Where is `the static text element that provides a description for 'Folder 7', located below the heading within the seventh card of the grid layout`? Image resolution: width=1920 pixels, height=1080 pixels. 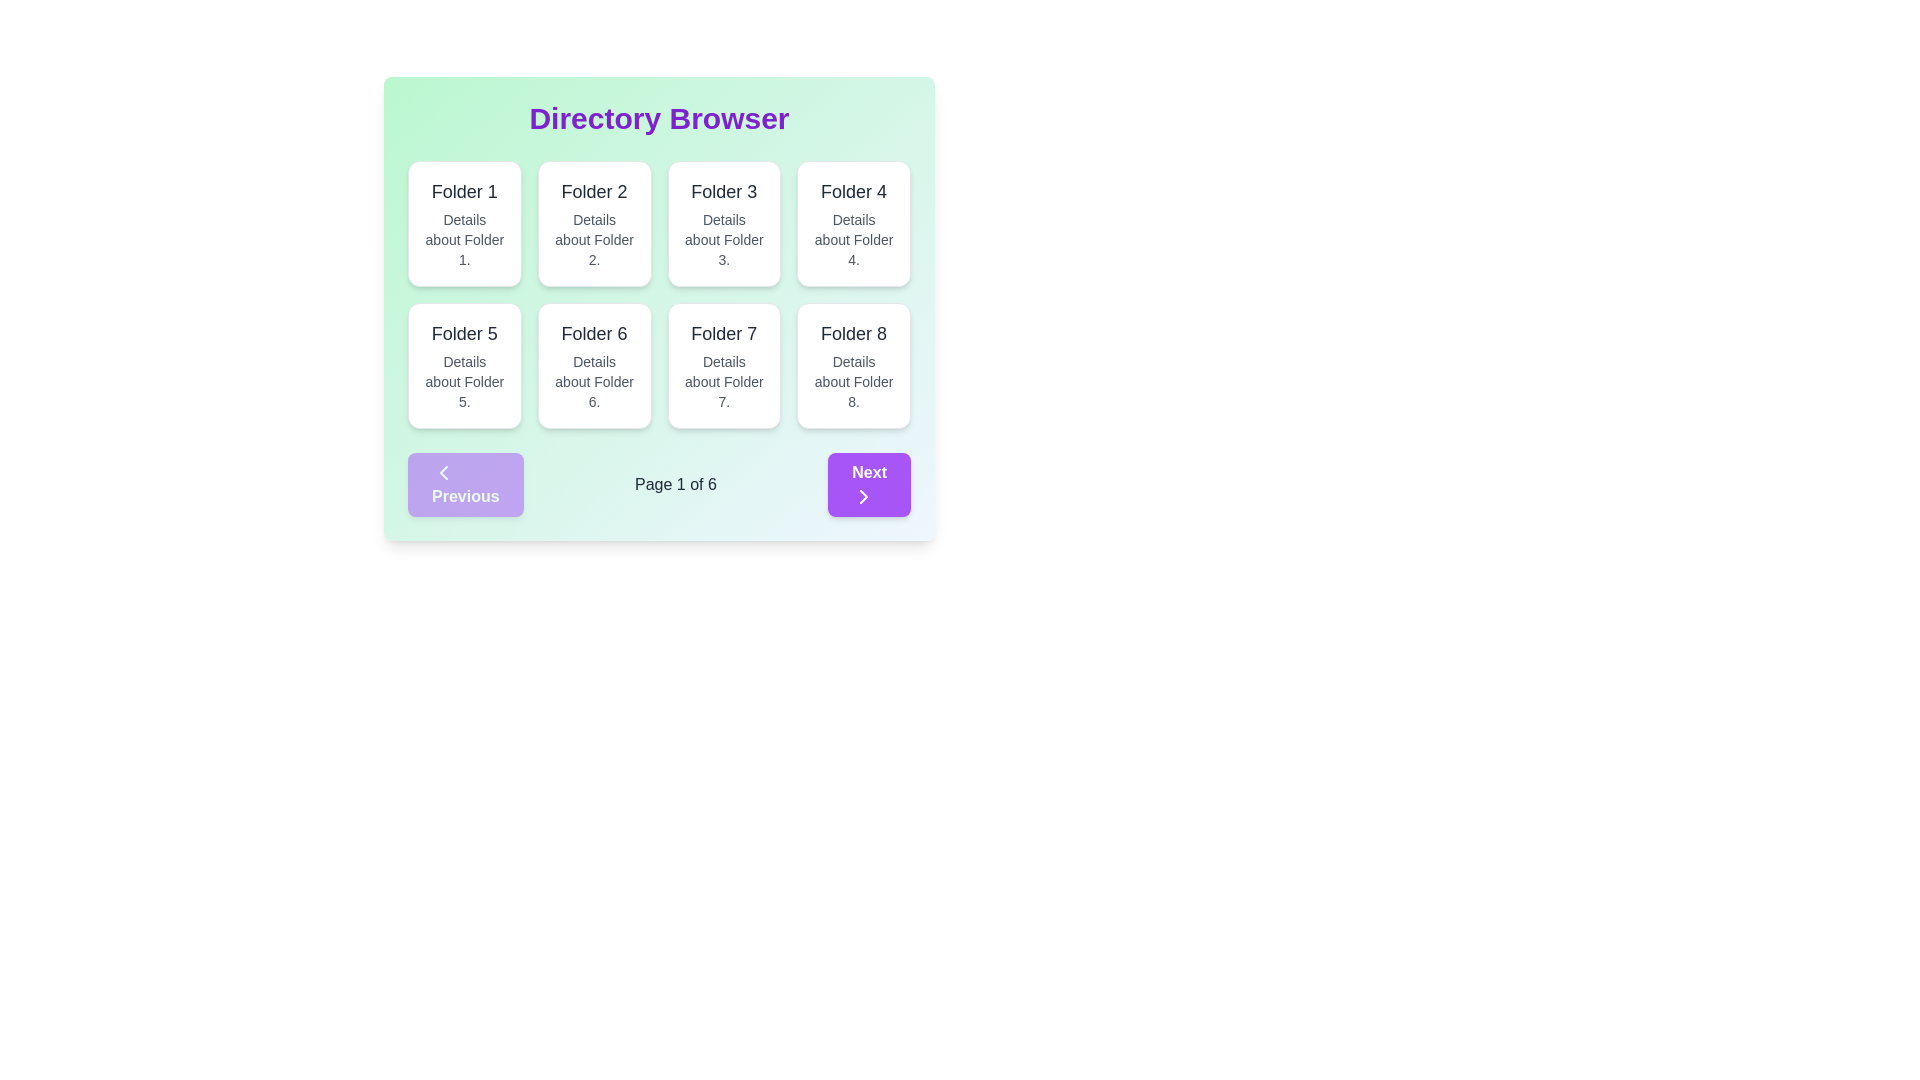
the static text element that provides a description for 'Folder 7', located below the heading within the seventh card of the grid layout is located at coordinates (723, 381).